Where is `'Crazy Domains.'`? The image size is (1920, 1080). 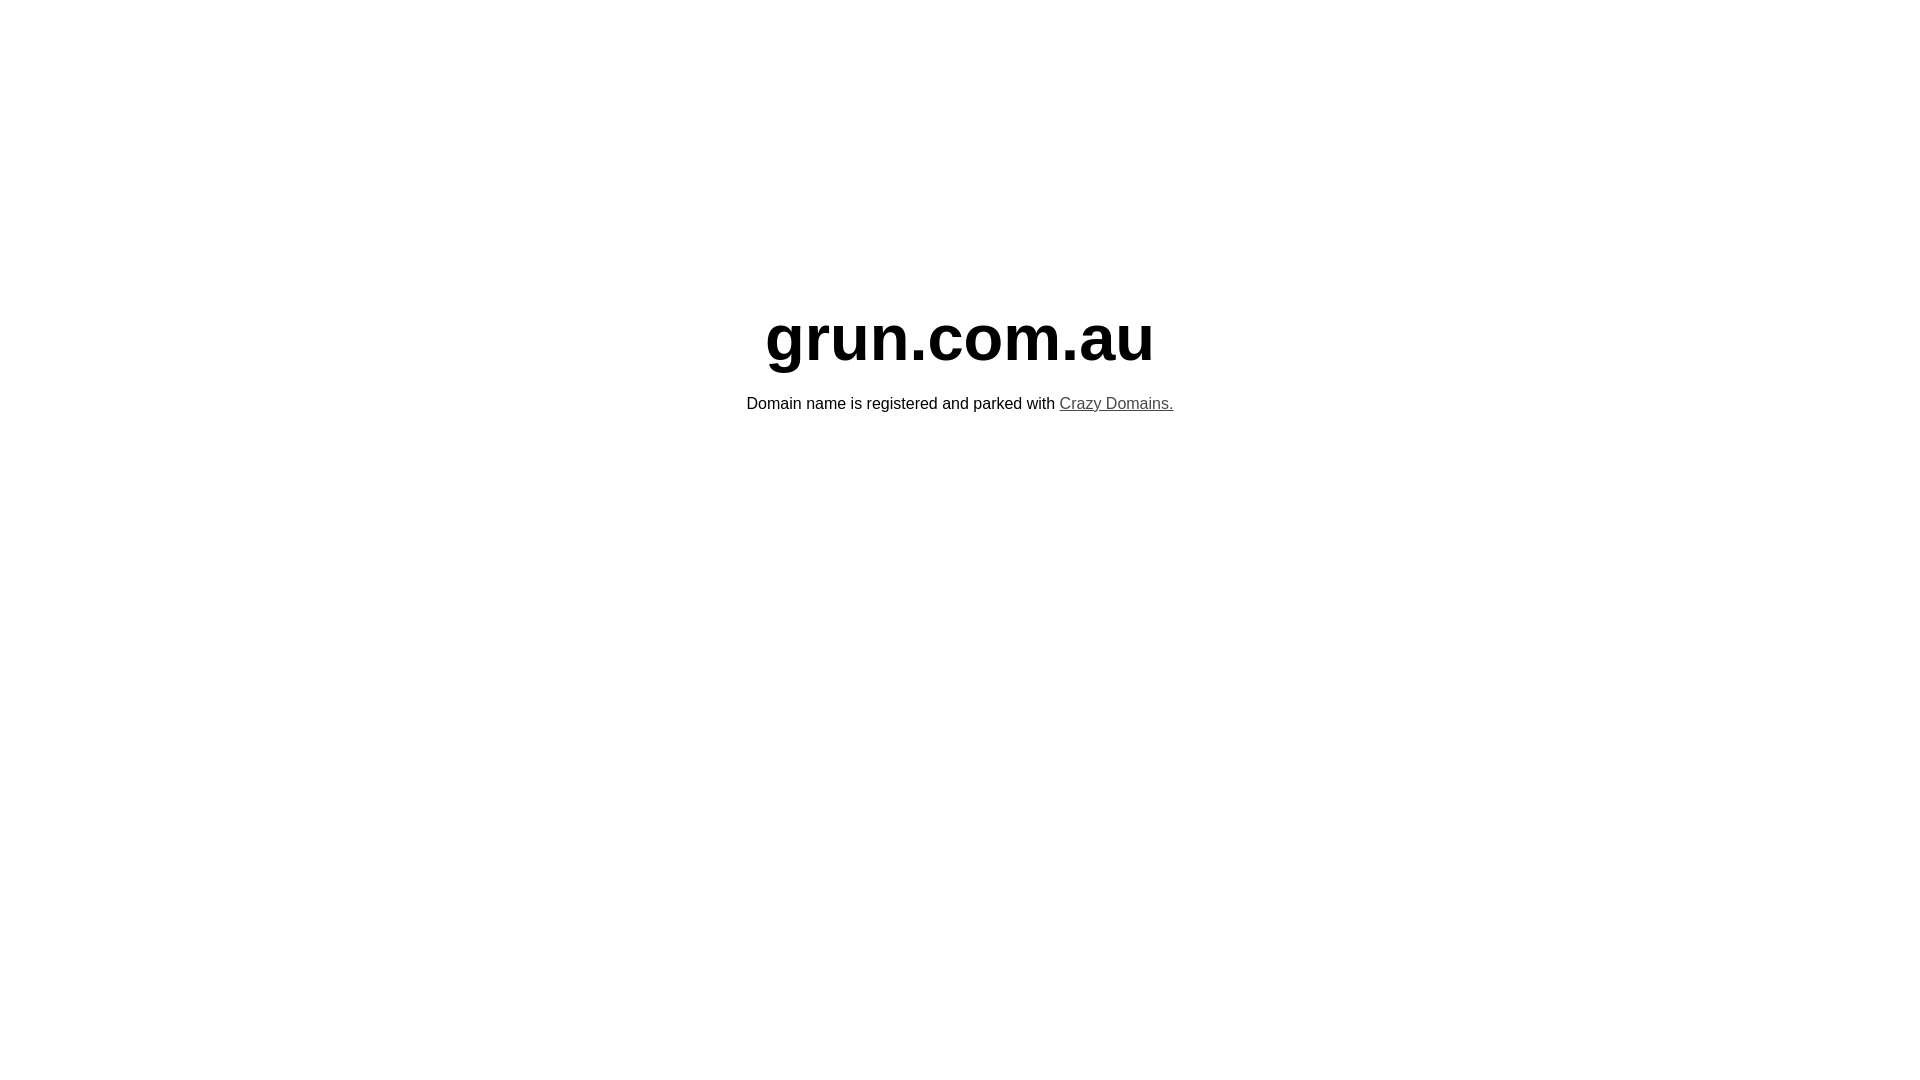
'Crazy Domains.' is located at coordinates (1116, 403).